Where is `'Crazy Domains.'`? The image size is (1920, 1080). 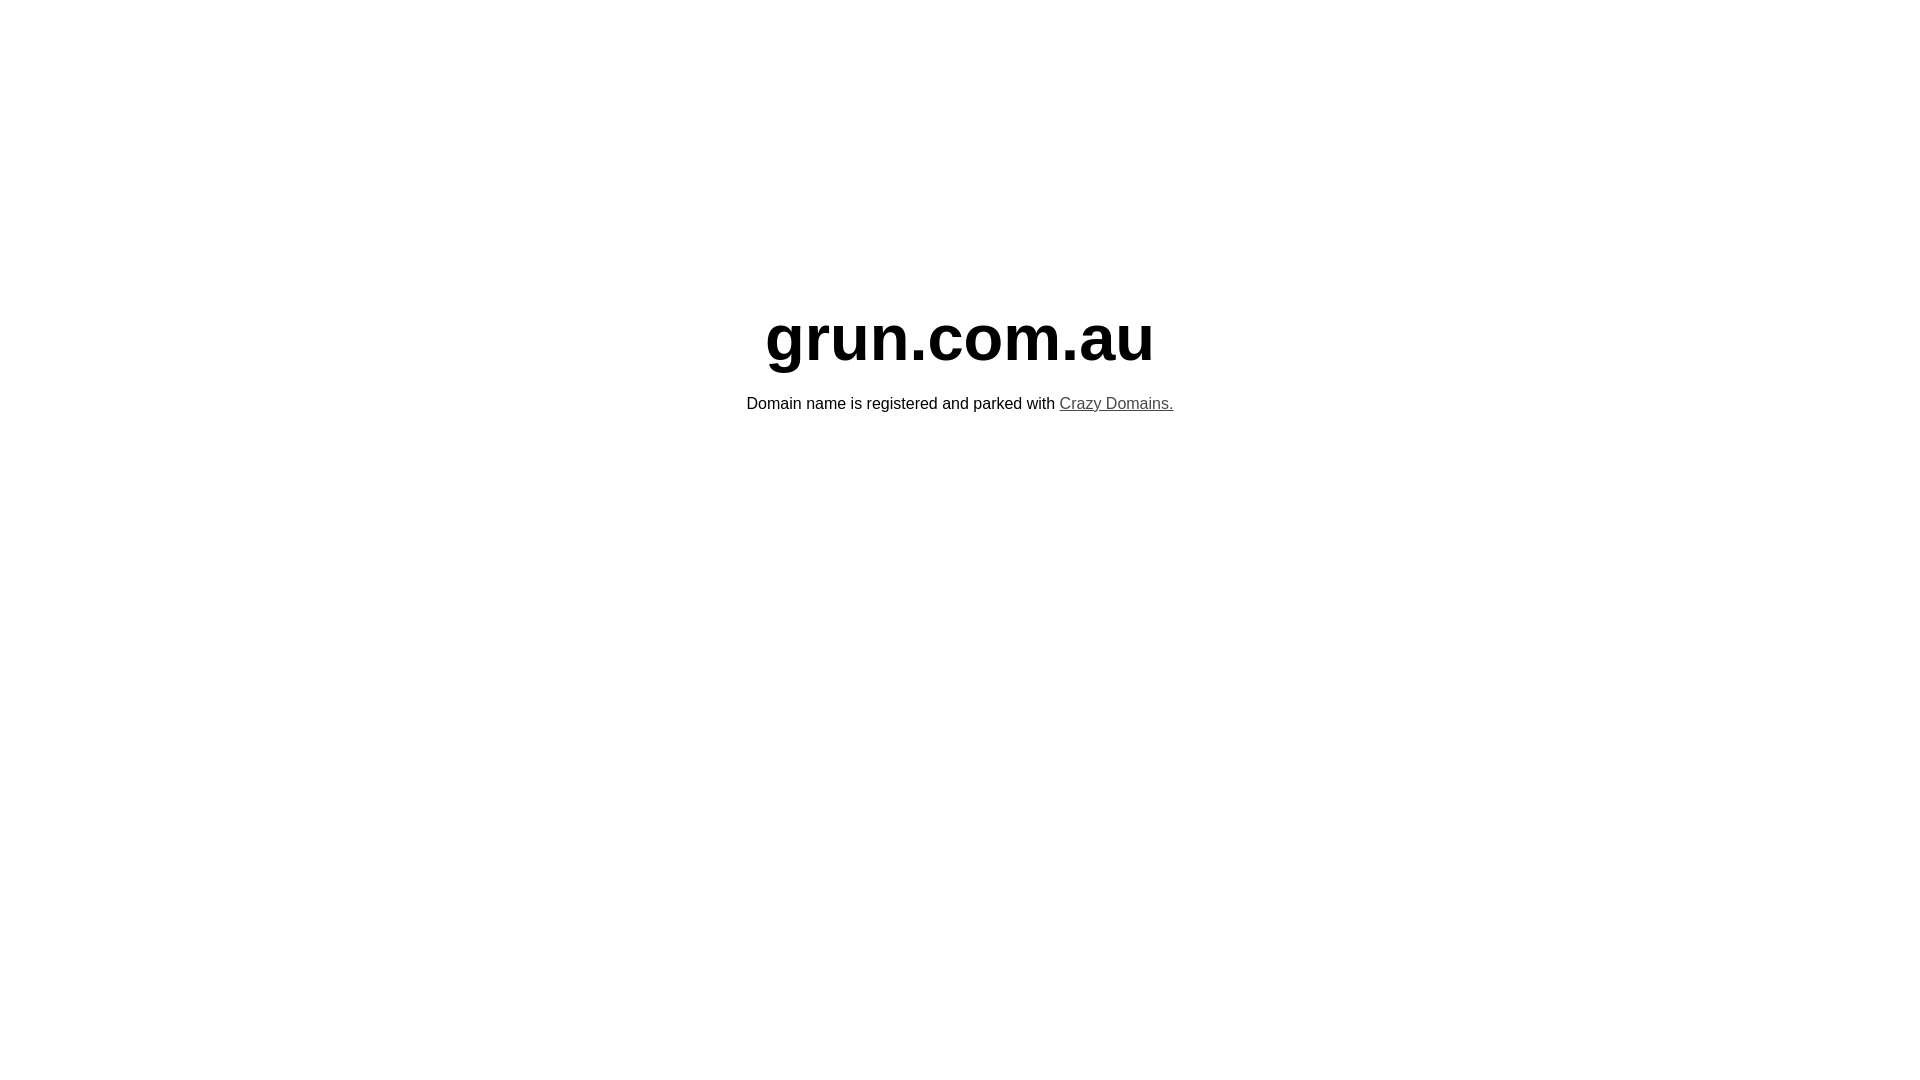
'Crazy Domains.' is located at coordinates (1116, 403).